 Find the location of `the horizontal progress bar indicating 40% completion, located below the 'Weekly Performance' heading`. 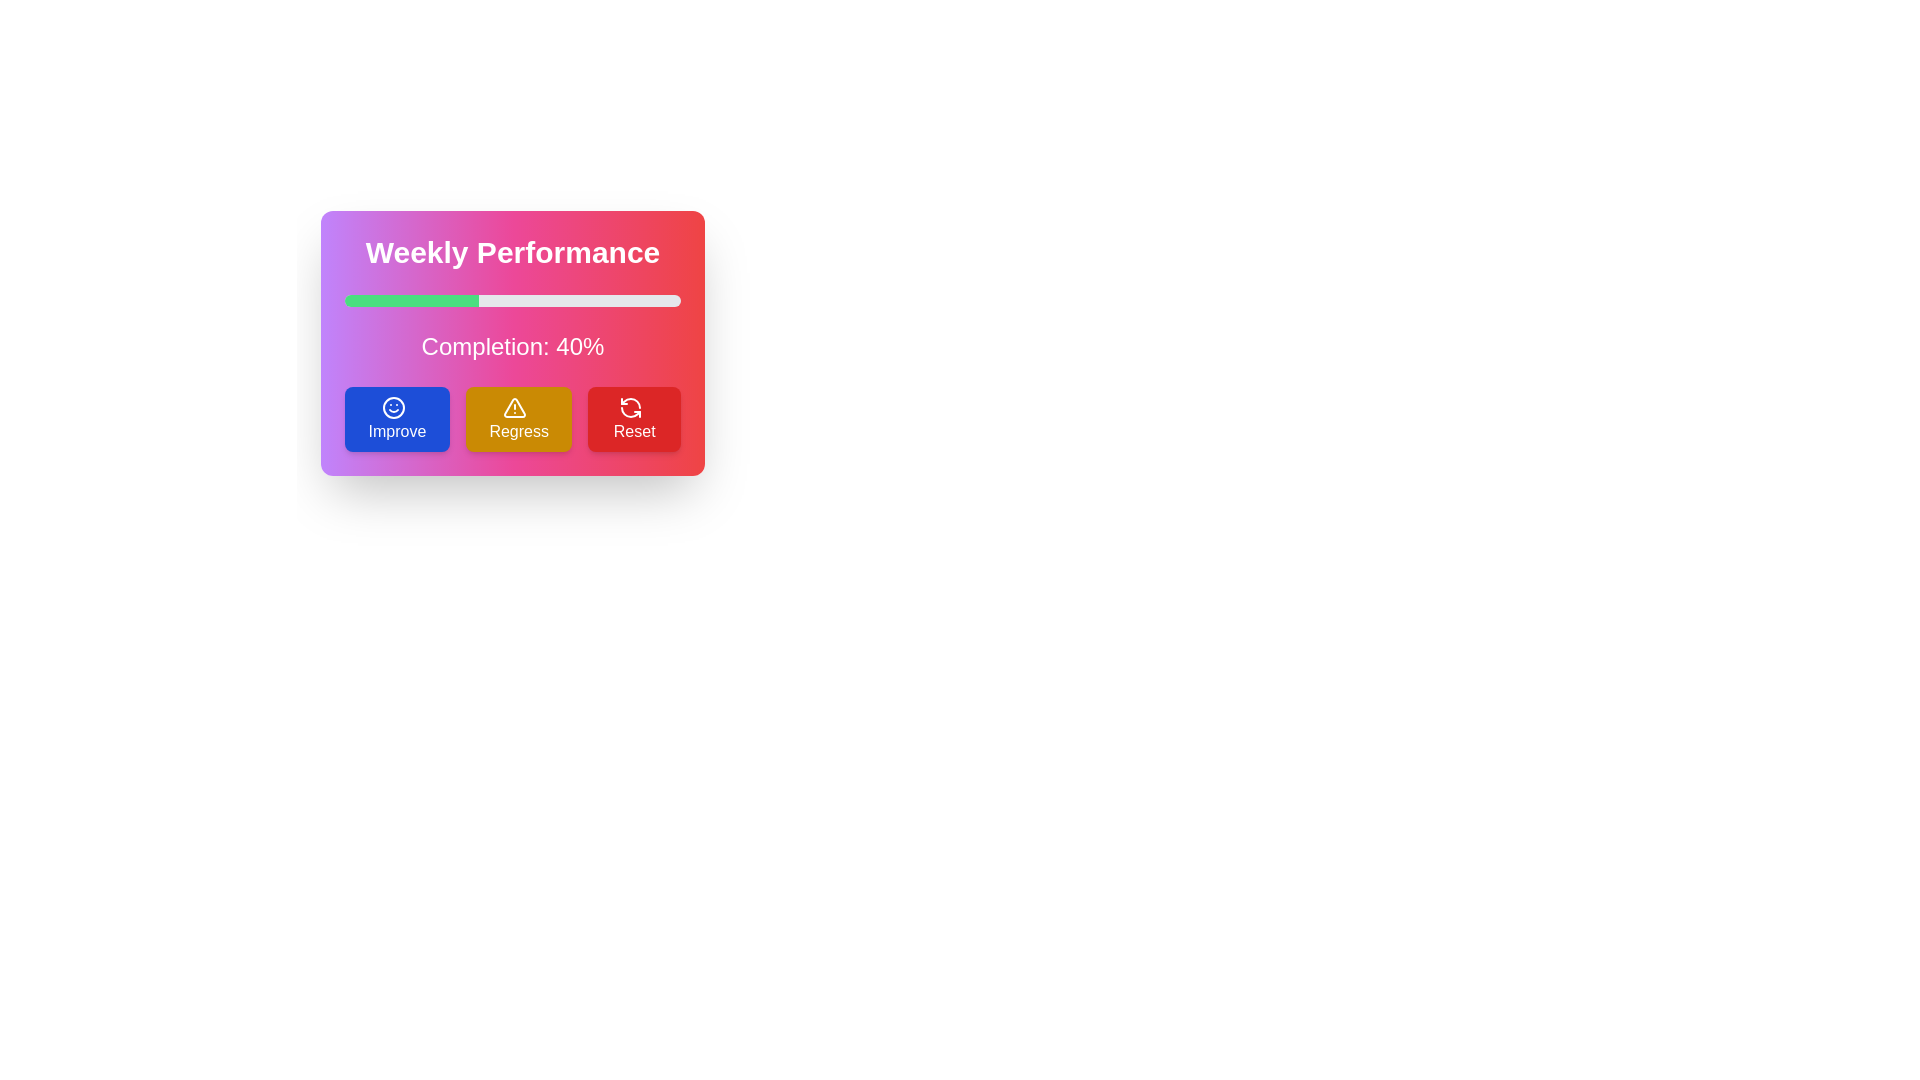

the horizontal progress bar indicating 40% completion, located below the 'Weekly Performance' heading is located at coordinates (513, 300).